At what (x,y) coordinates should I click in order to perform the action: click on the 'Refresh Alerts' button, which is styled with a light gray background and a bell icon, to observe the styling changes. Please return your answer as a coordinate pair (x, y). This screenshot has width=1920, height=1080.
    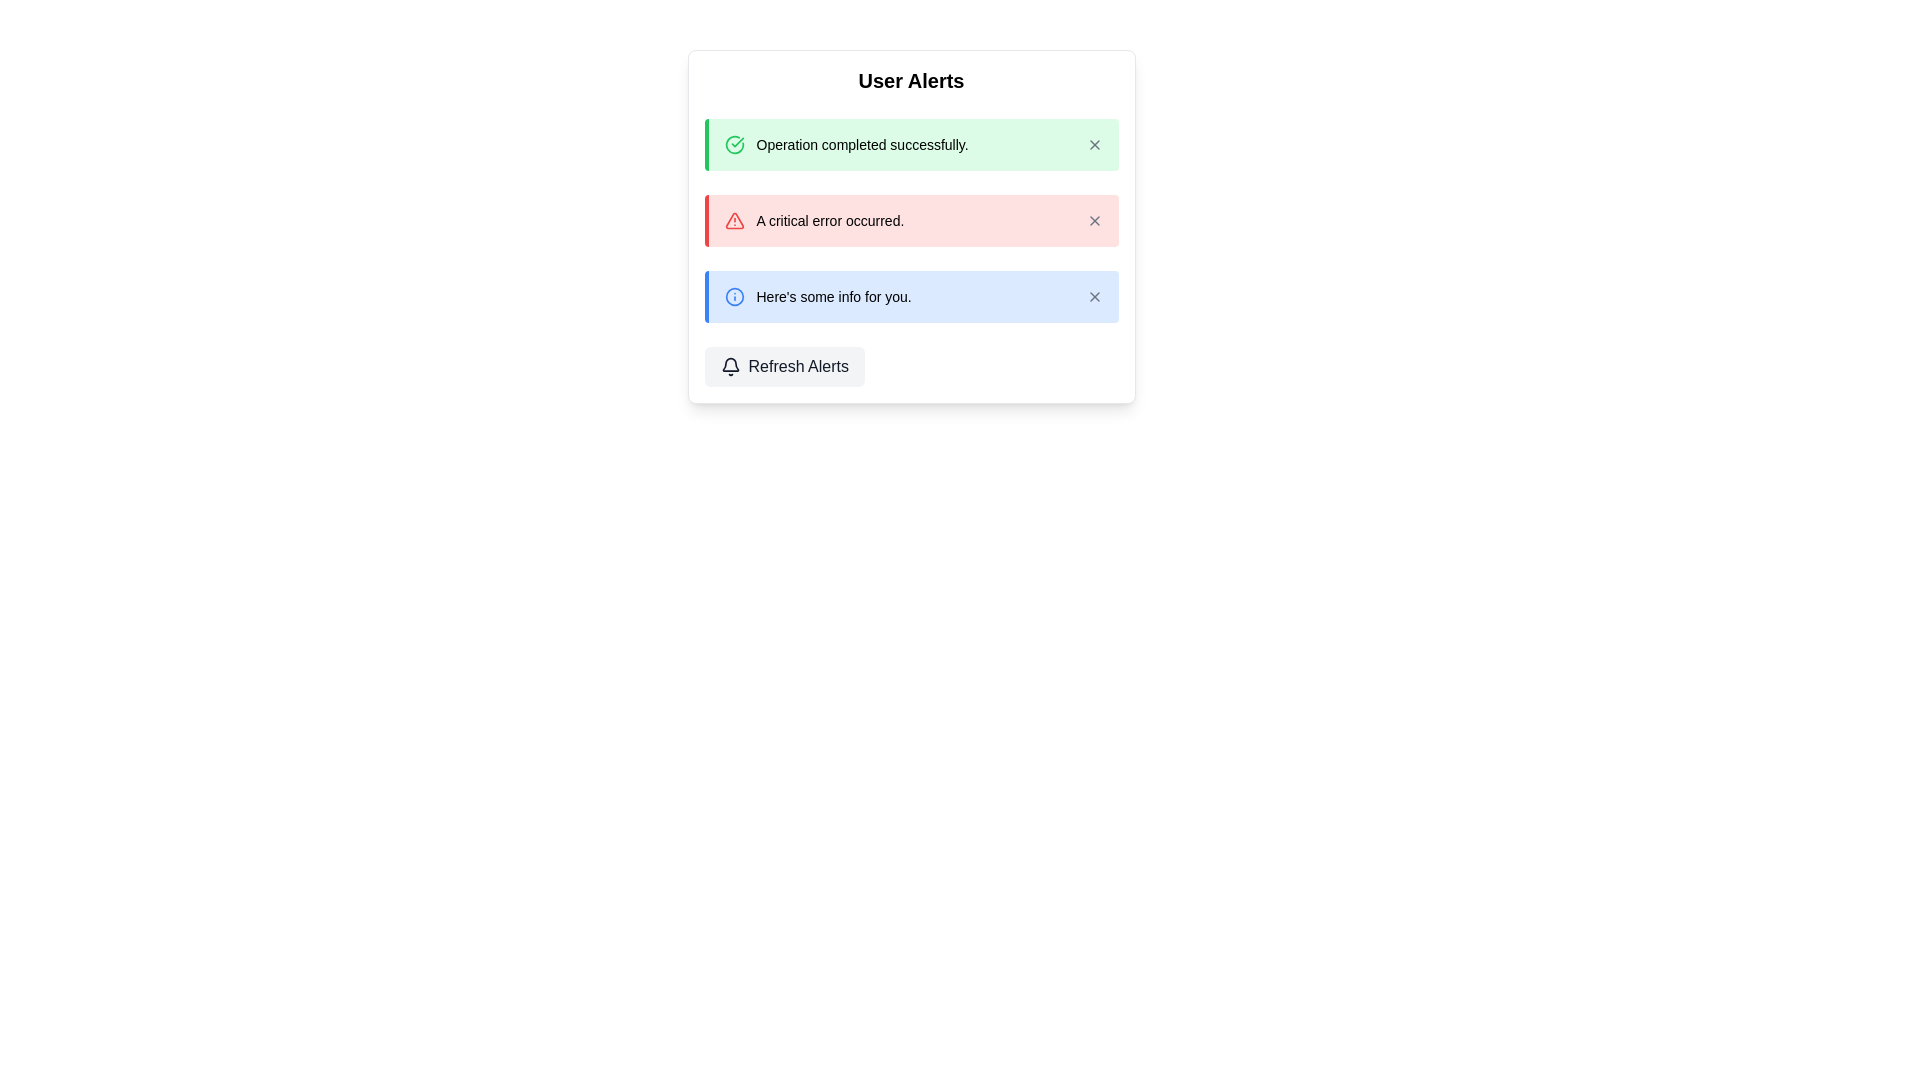
    Looking at the image, I should click on (783, 366).